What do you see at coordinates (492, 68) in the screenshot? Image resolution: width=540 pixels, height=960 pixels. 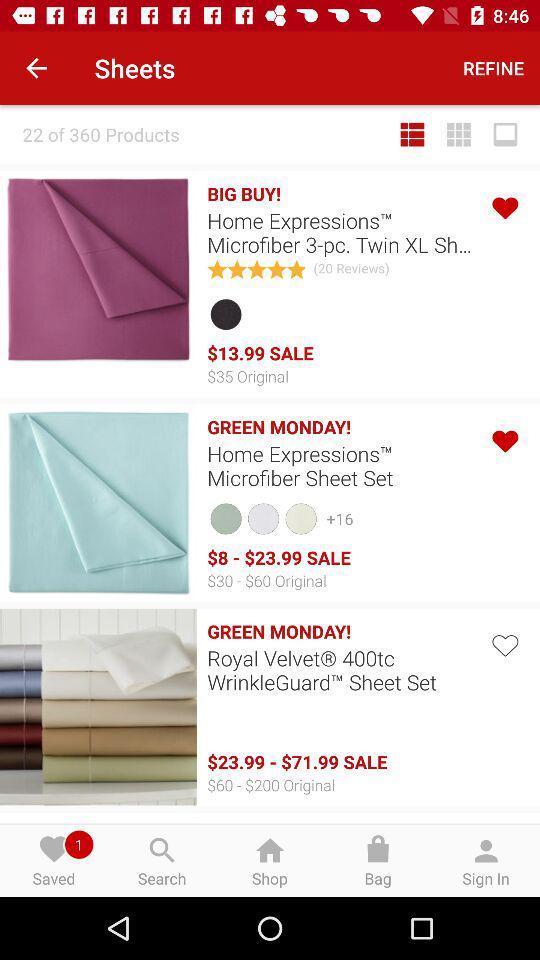 I see `the item next to sheets icon` at bounding box center [492, 68].